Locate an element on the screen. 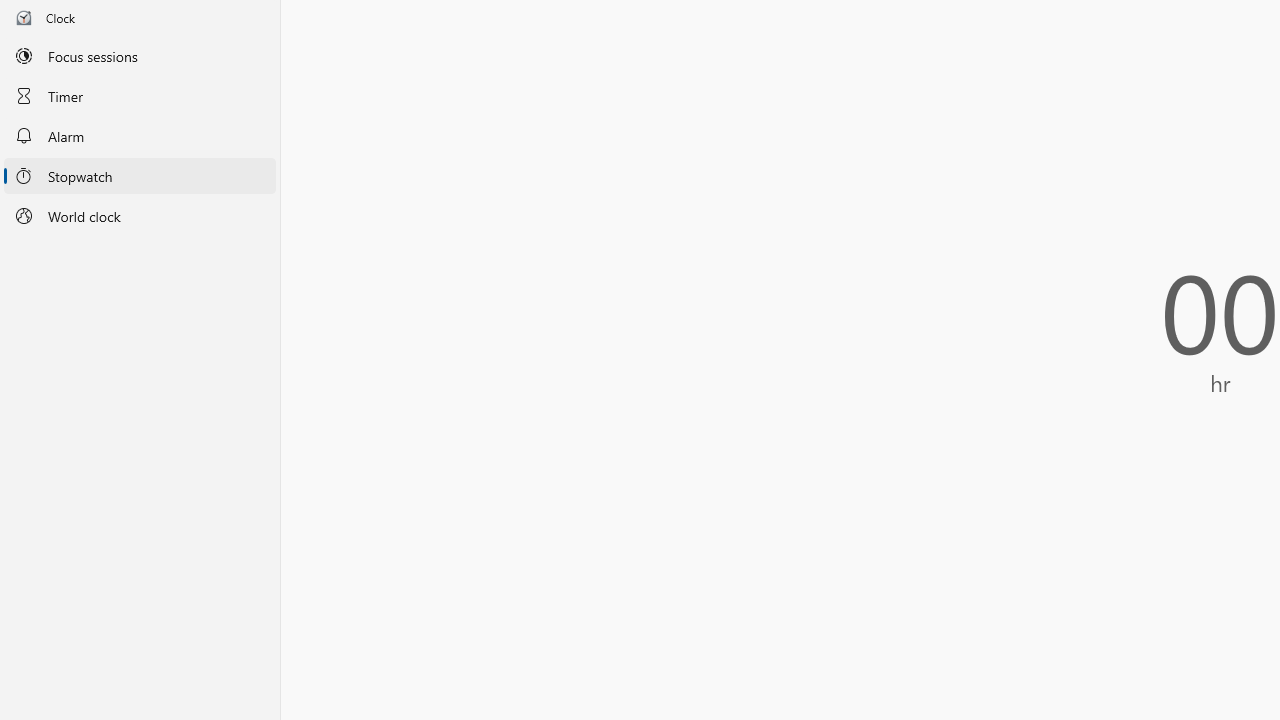 The width and height of the screenshot is (1280, 720). 'World clock' is located at coordinates (139, 216).